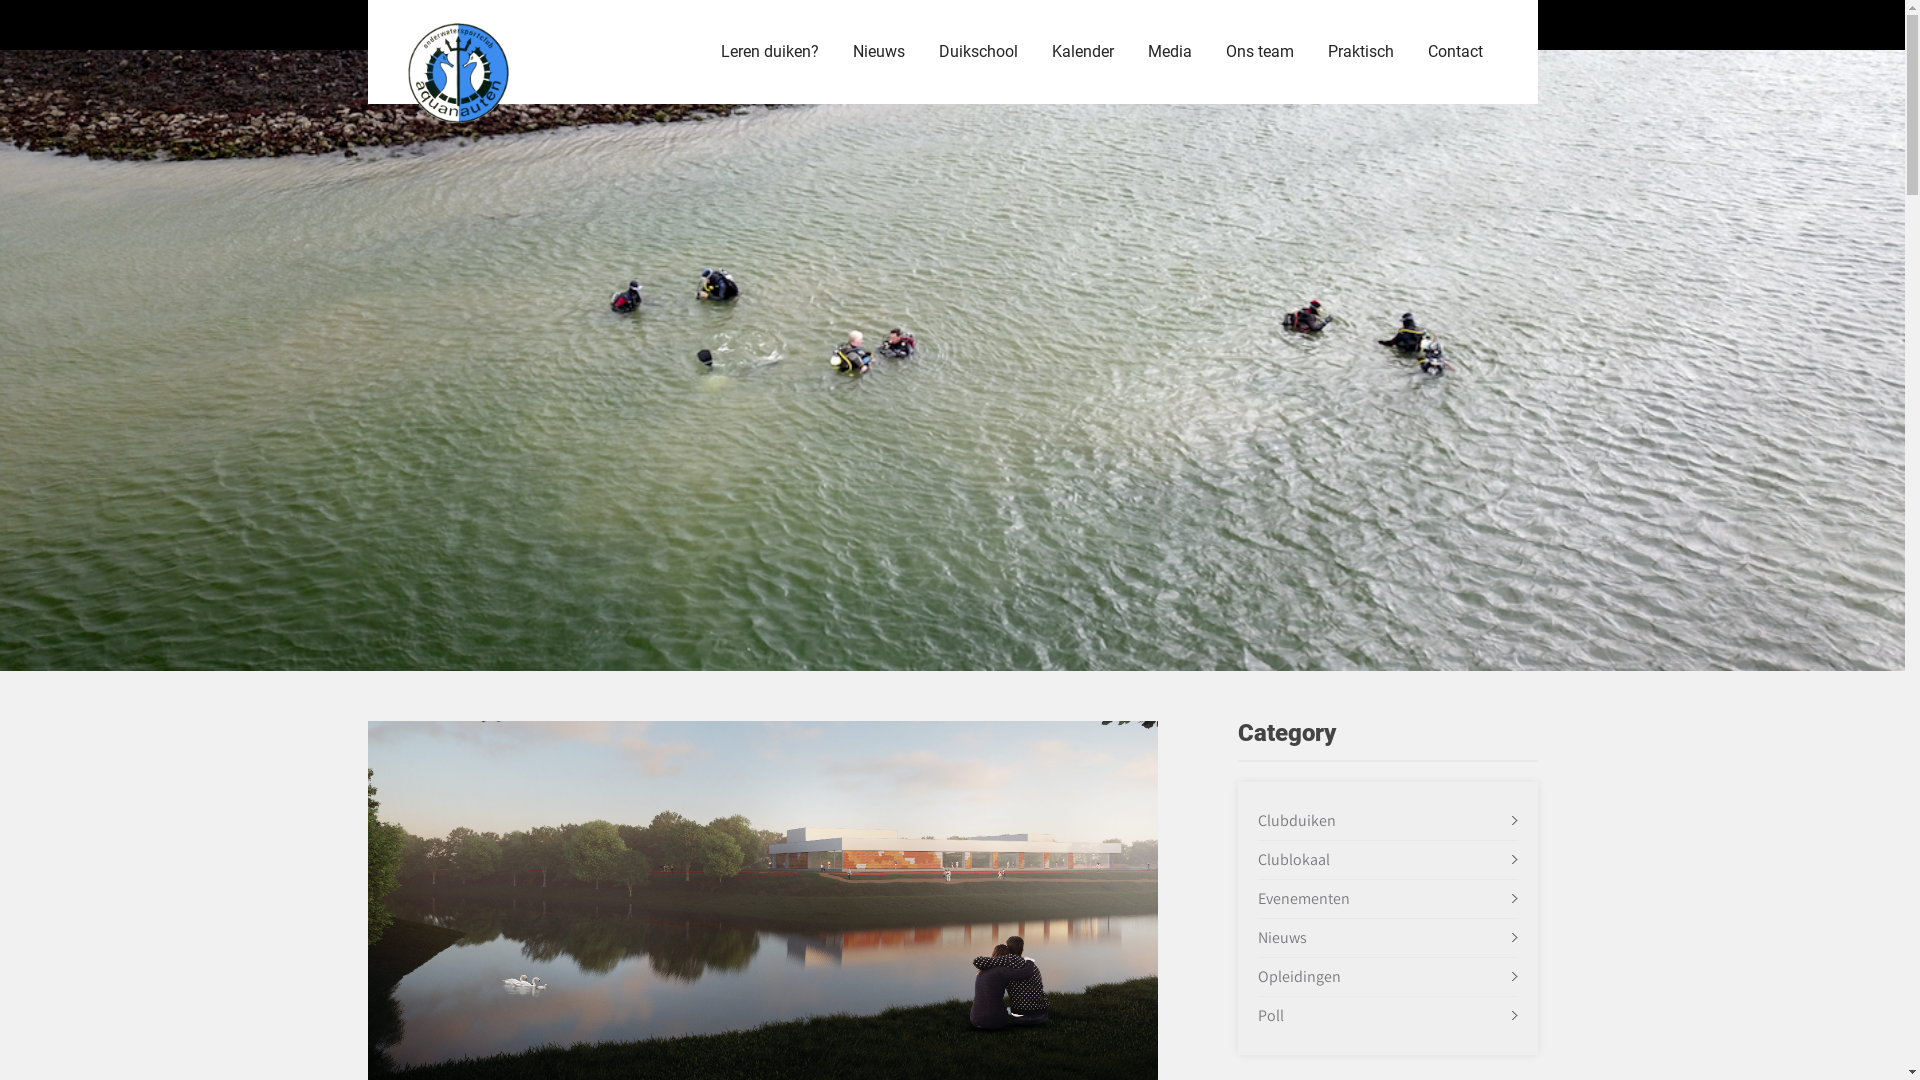 The image size is (1920, 1080). What do you see at coordinates (1257, 50) in the screenshot?
I see `'Ons team'` at bounding box center [1257, 50].